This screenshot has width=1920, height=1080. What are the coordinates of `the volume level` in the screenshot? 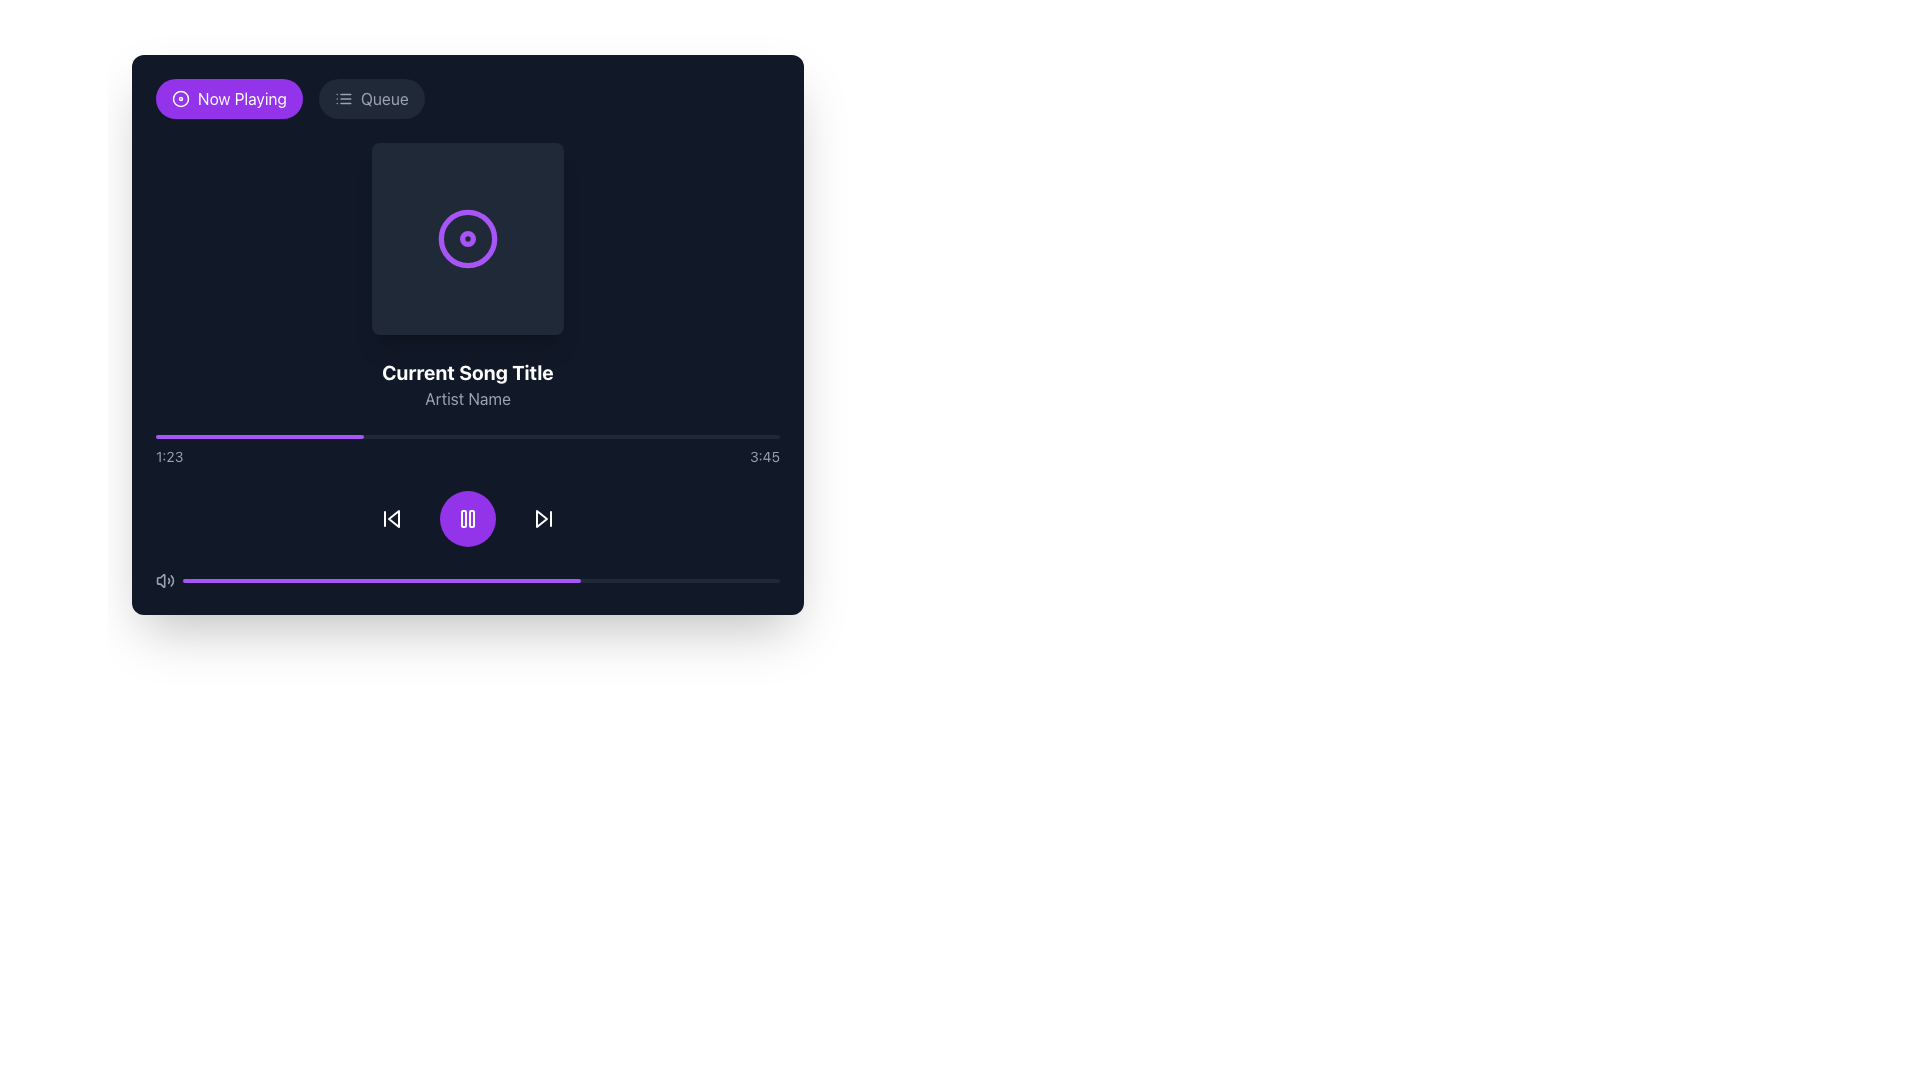 It's located at (749, 581).